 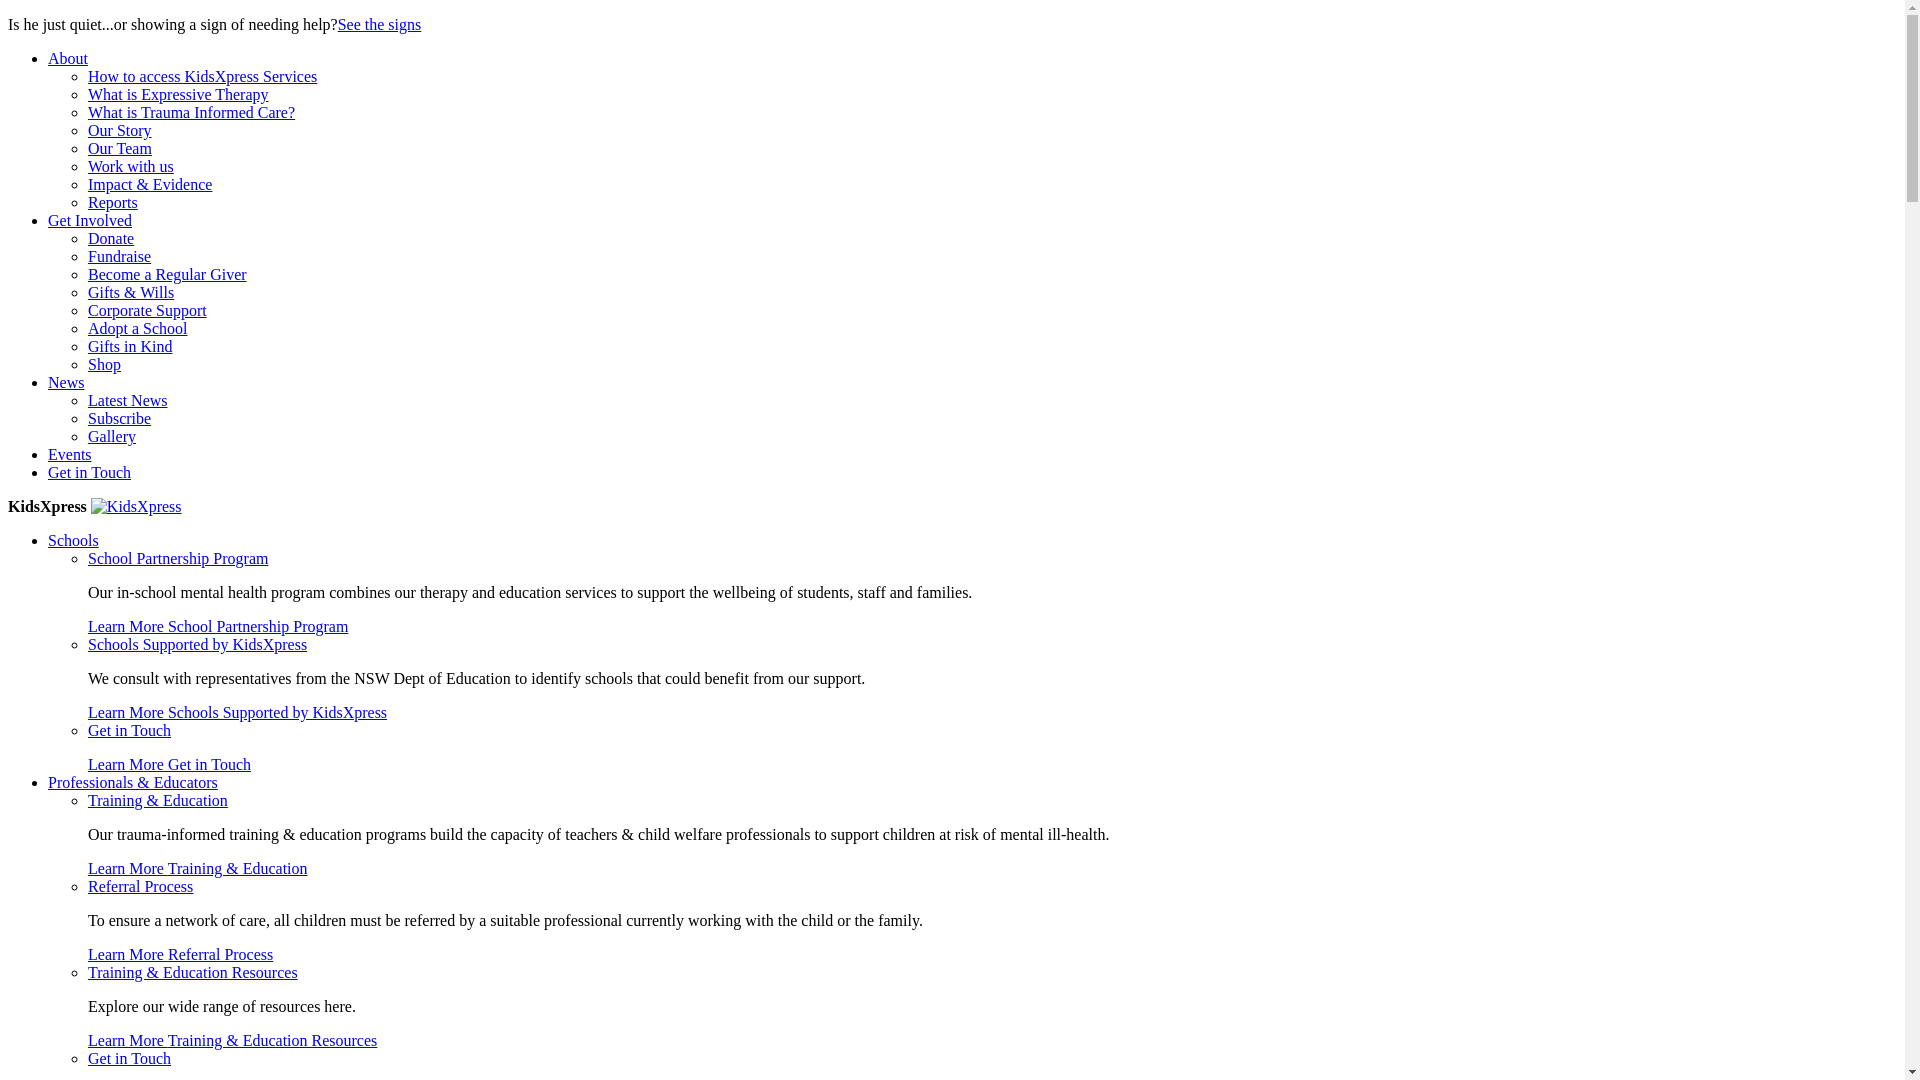 What do you see at coordinates (146, 310) in the screenshot?
I see `'Corporate Support'` at bounding box center [146, 310].